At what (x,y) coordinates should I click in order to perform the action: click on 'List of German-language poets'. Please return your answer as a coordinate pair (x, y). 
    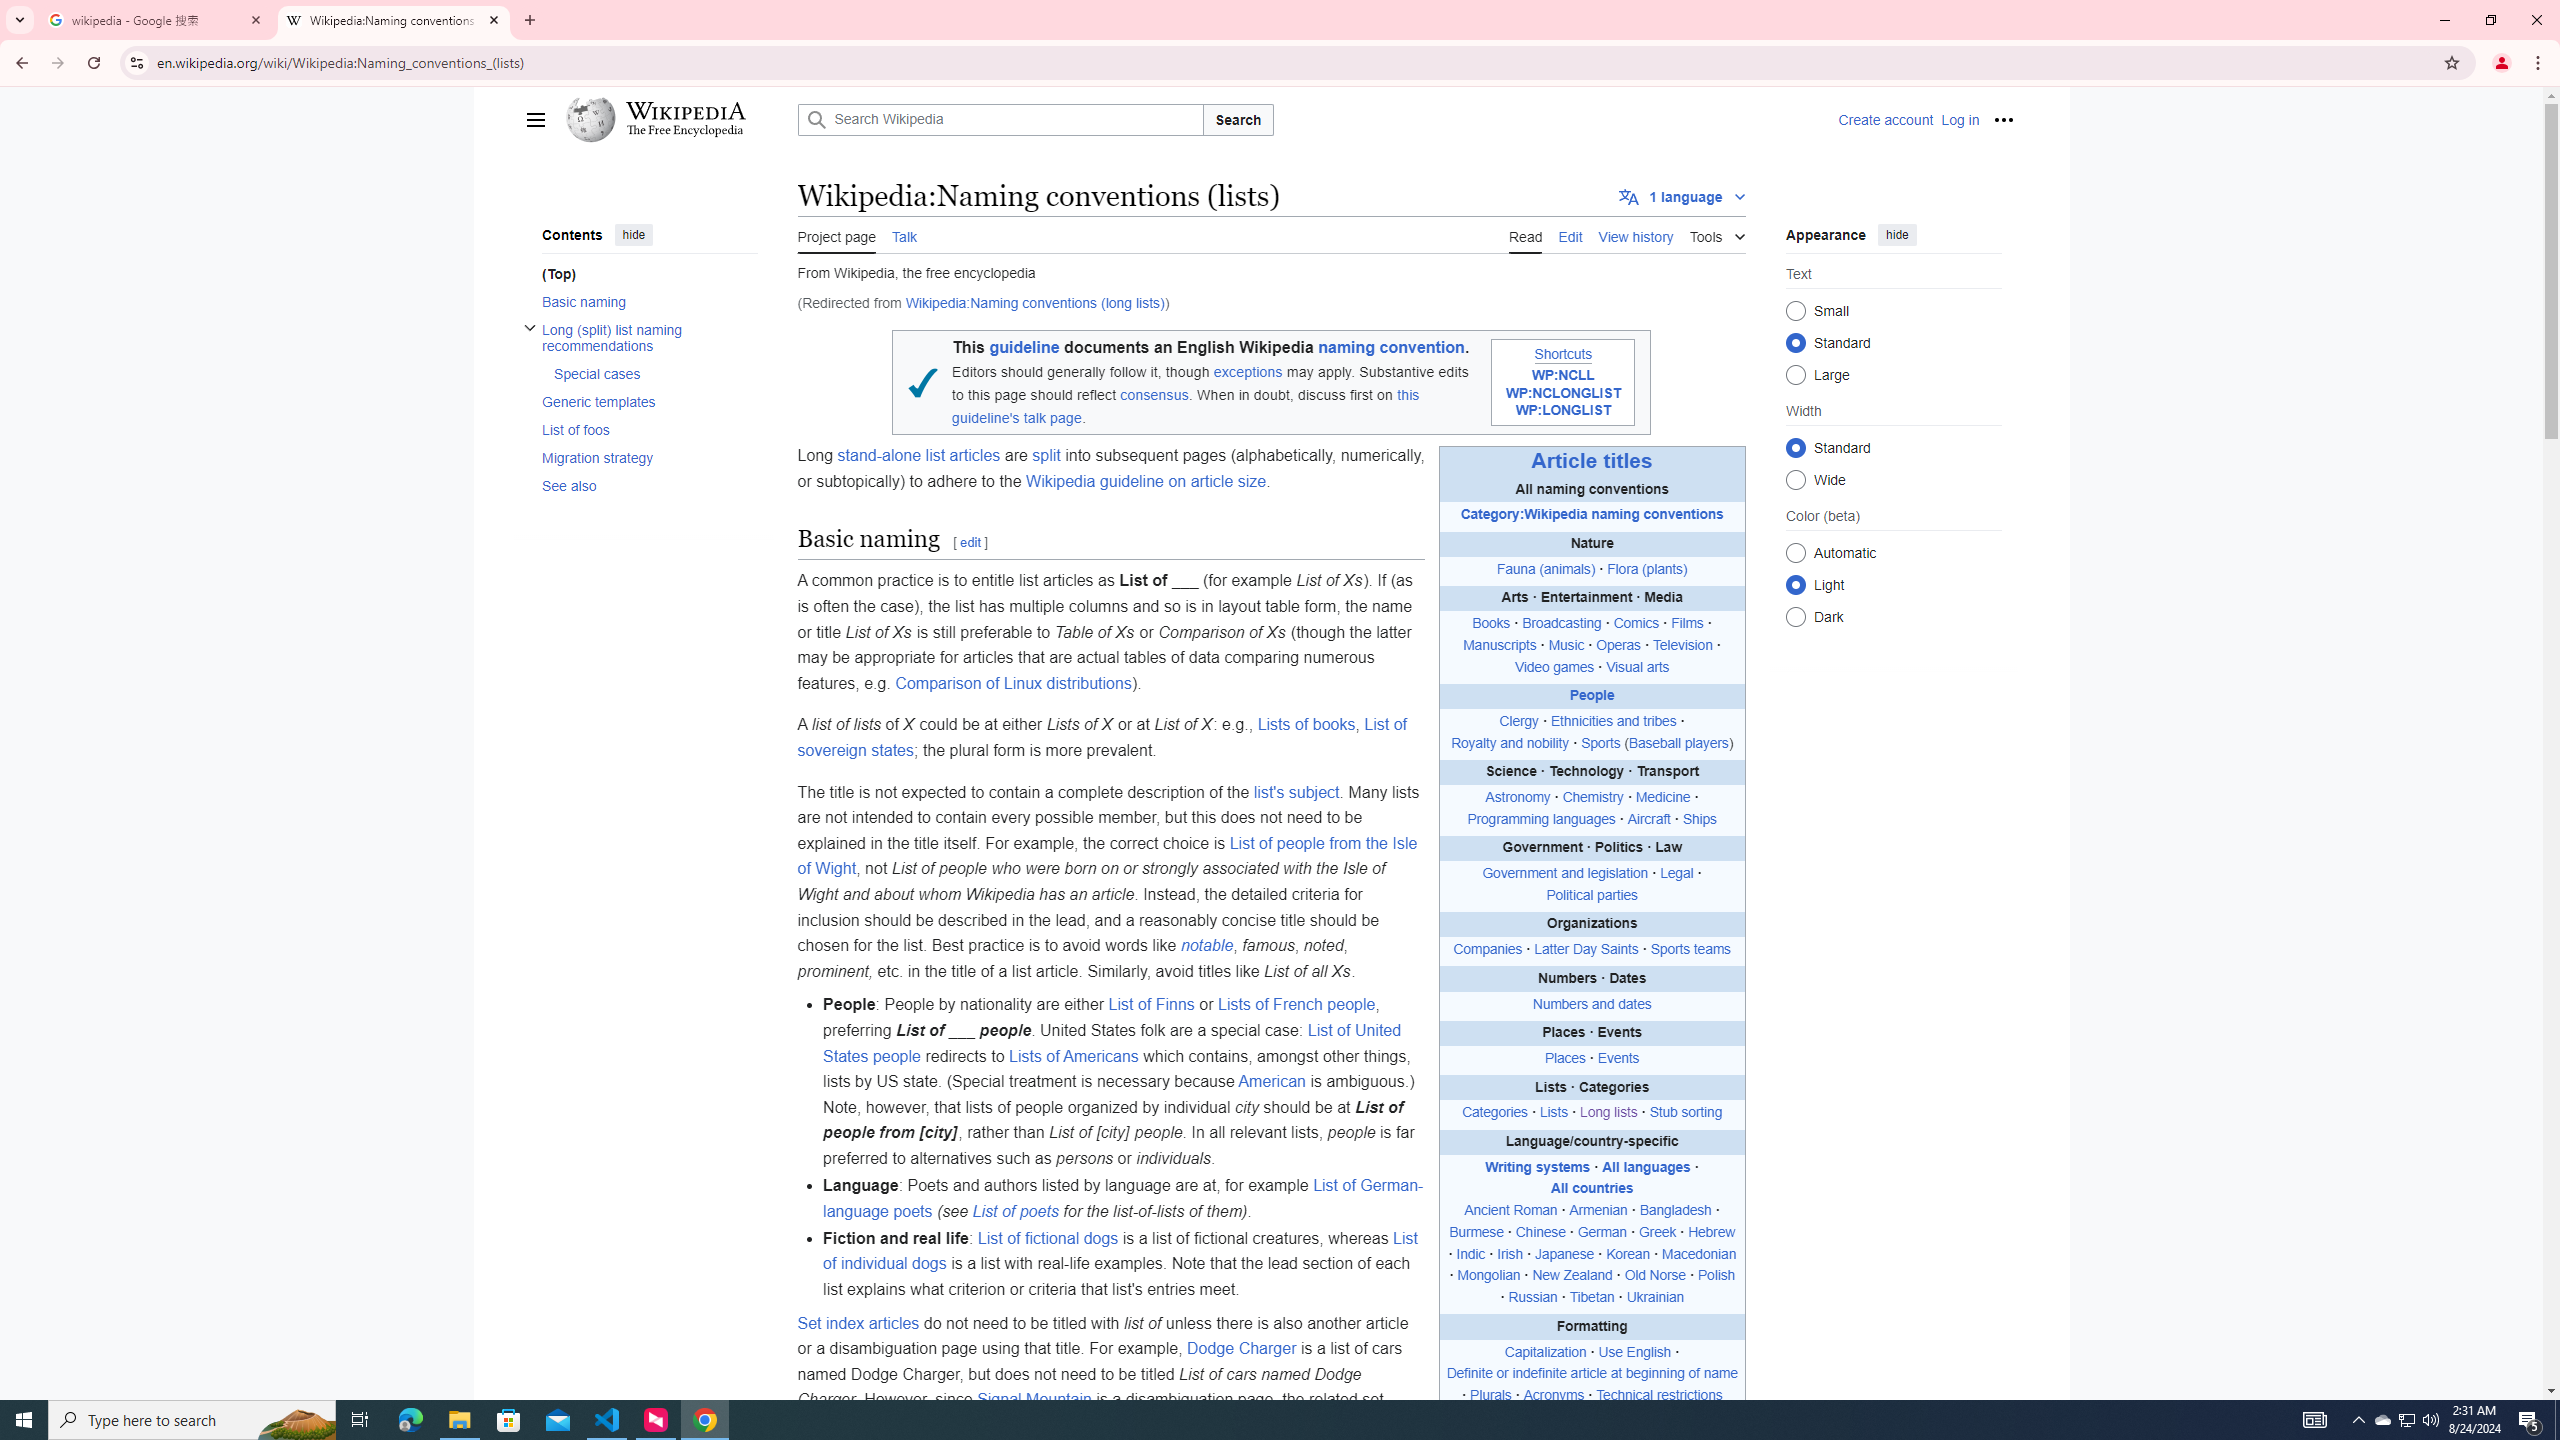
    Looking at the image, I should click on (1121, 1198).